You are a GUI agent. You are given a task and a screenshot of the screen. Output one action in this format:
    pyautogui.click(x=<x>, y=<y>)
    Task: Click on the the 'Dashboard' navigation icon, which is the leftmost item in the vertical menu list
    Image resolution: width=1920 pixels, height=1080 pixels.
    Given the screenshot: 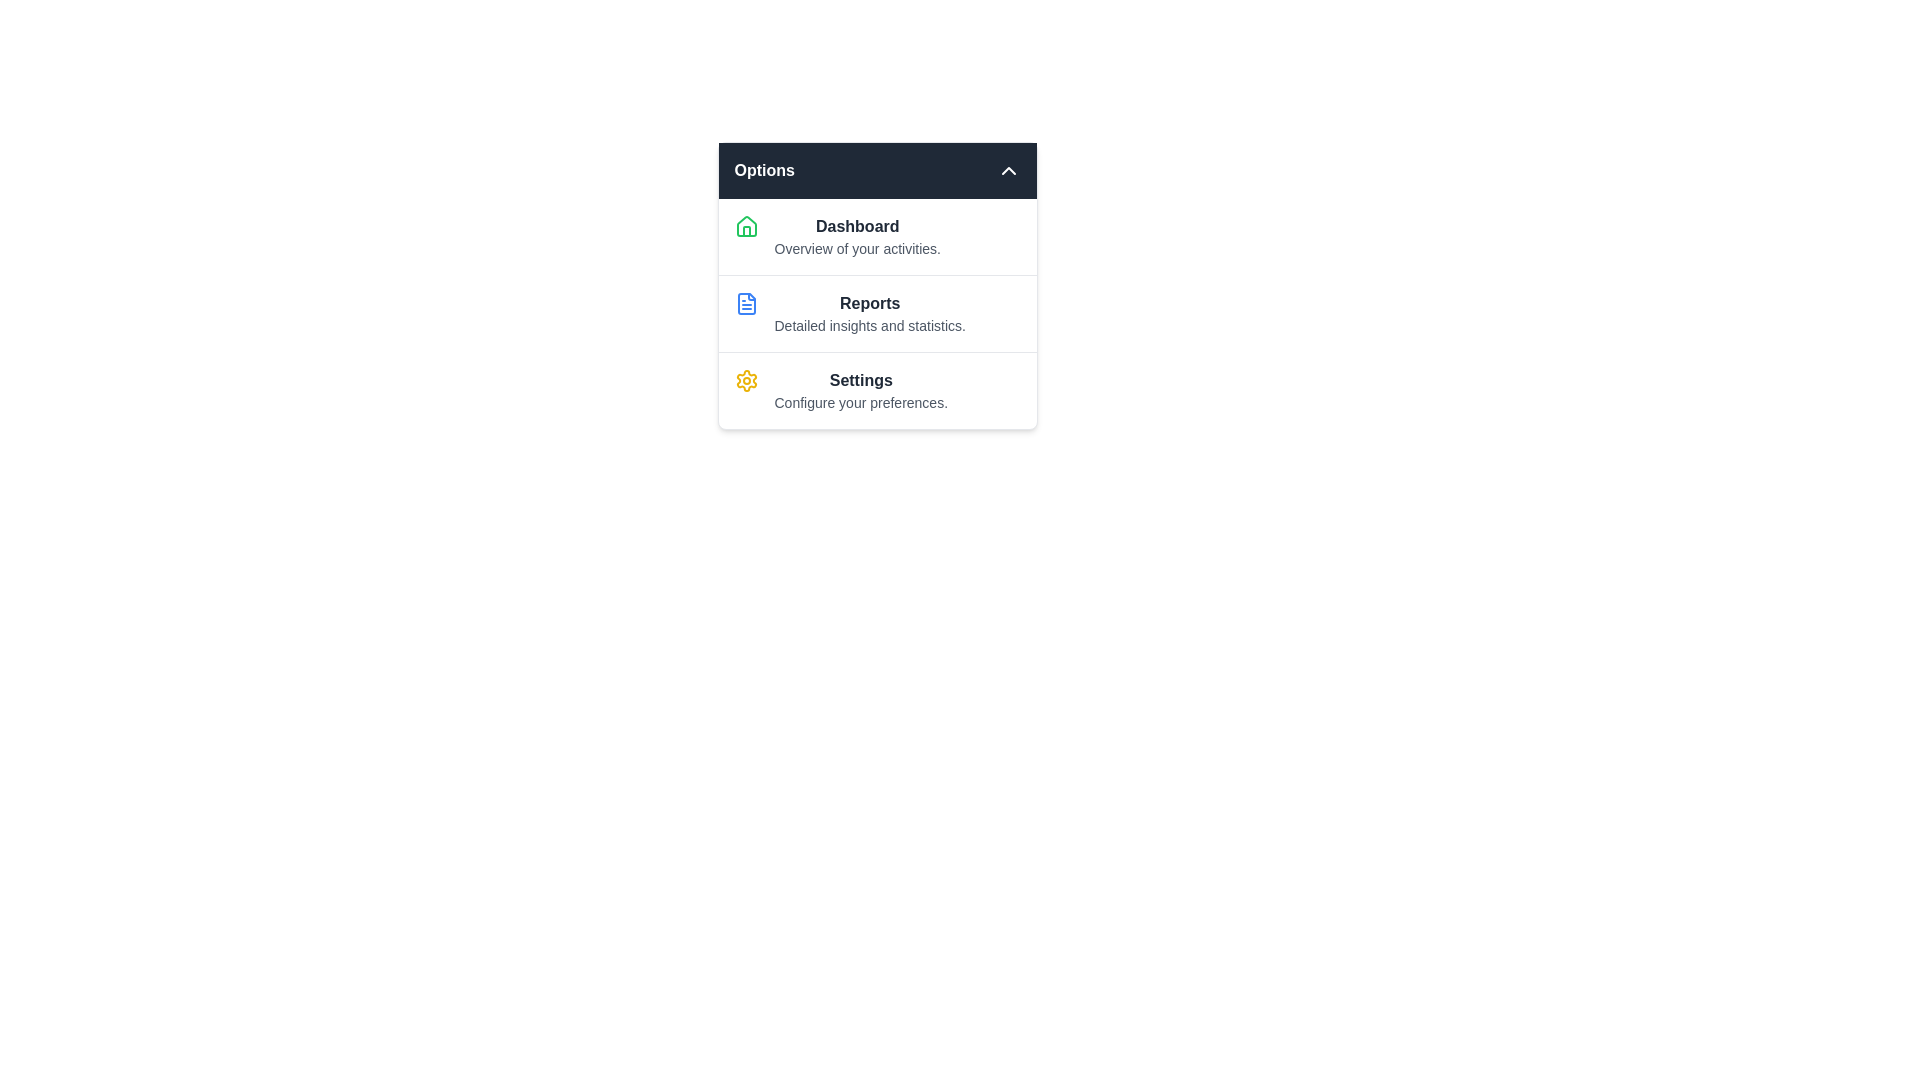 What is the action you would take?
    pyautogui.click(x=745, y=226)
    